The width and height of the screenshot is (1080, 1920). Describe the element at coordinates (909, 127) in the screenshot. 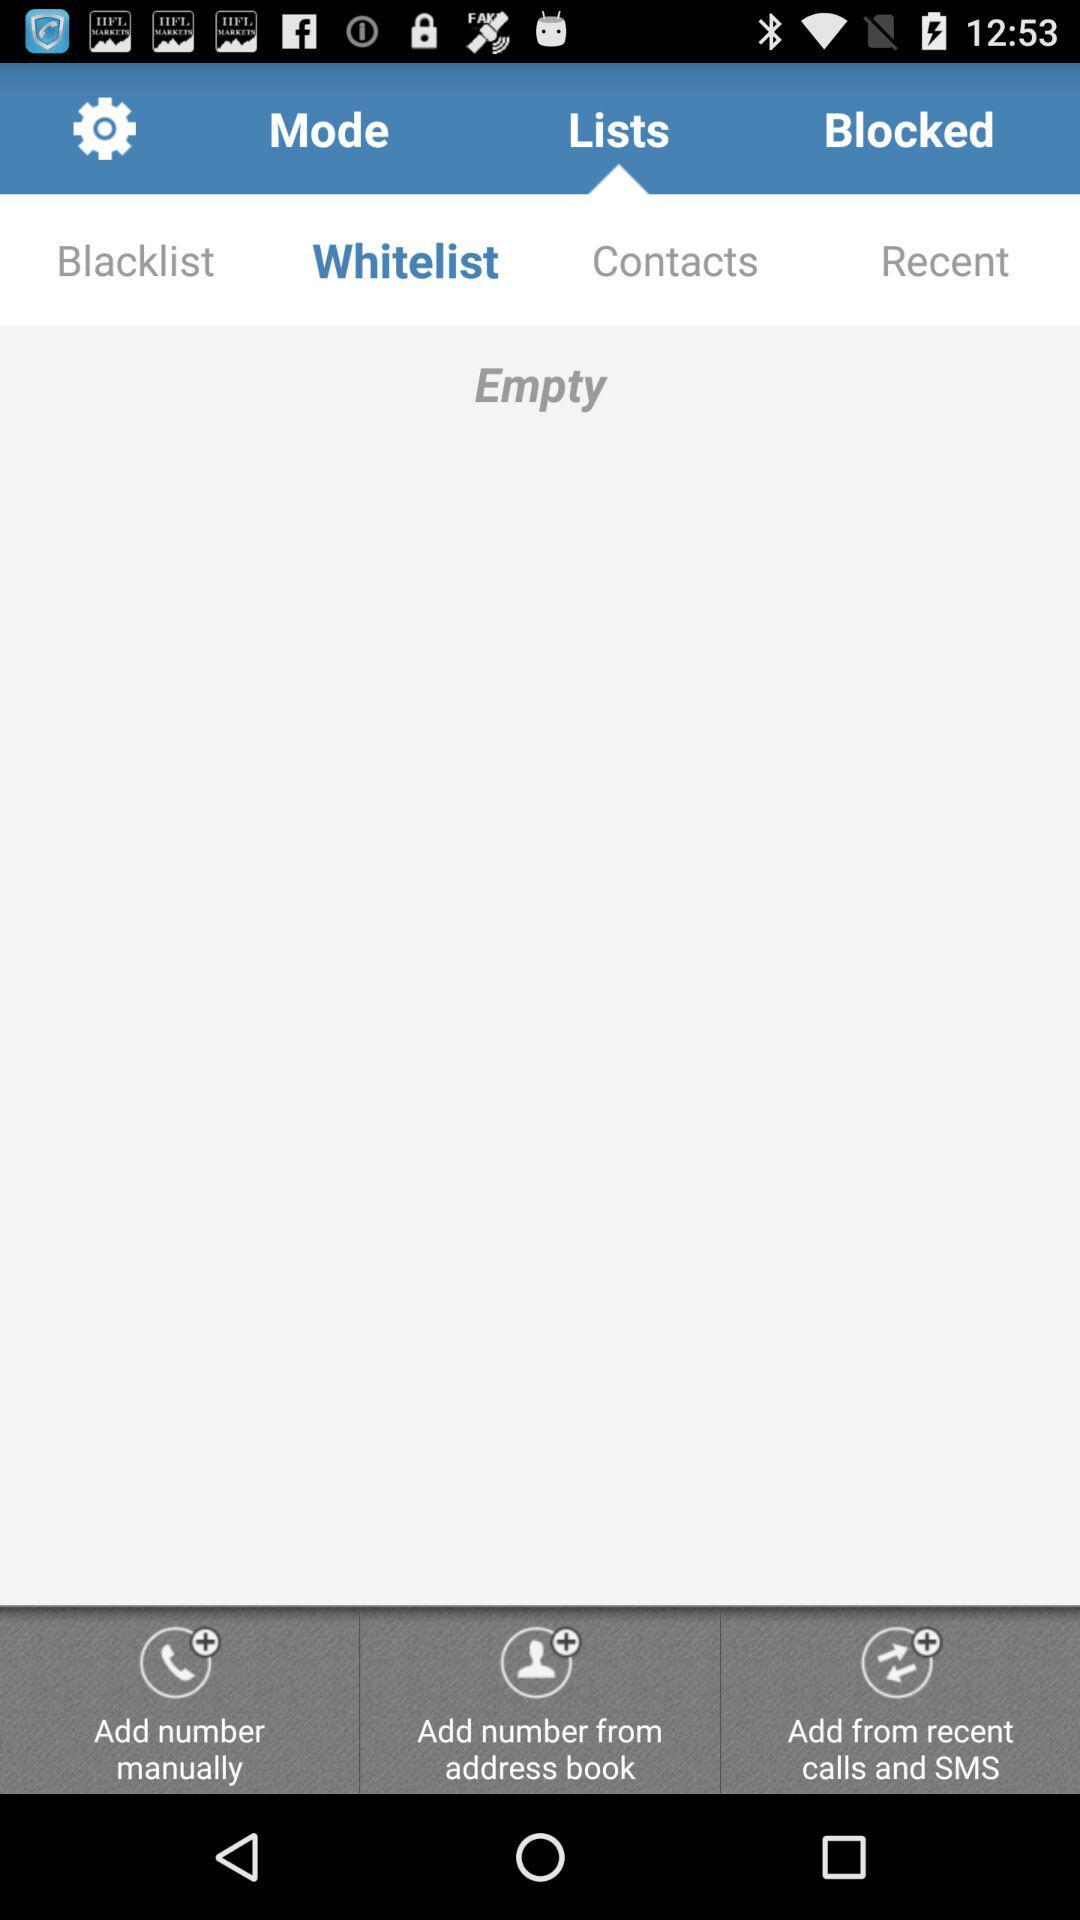

I see `blocked app` at that location.